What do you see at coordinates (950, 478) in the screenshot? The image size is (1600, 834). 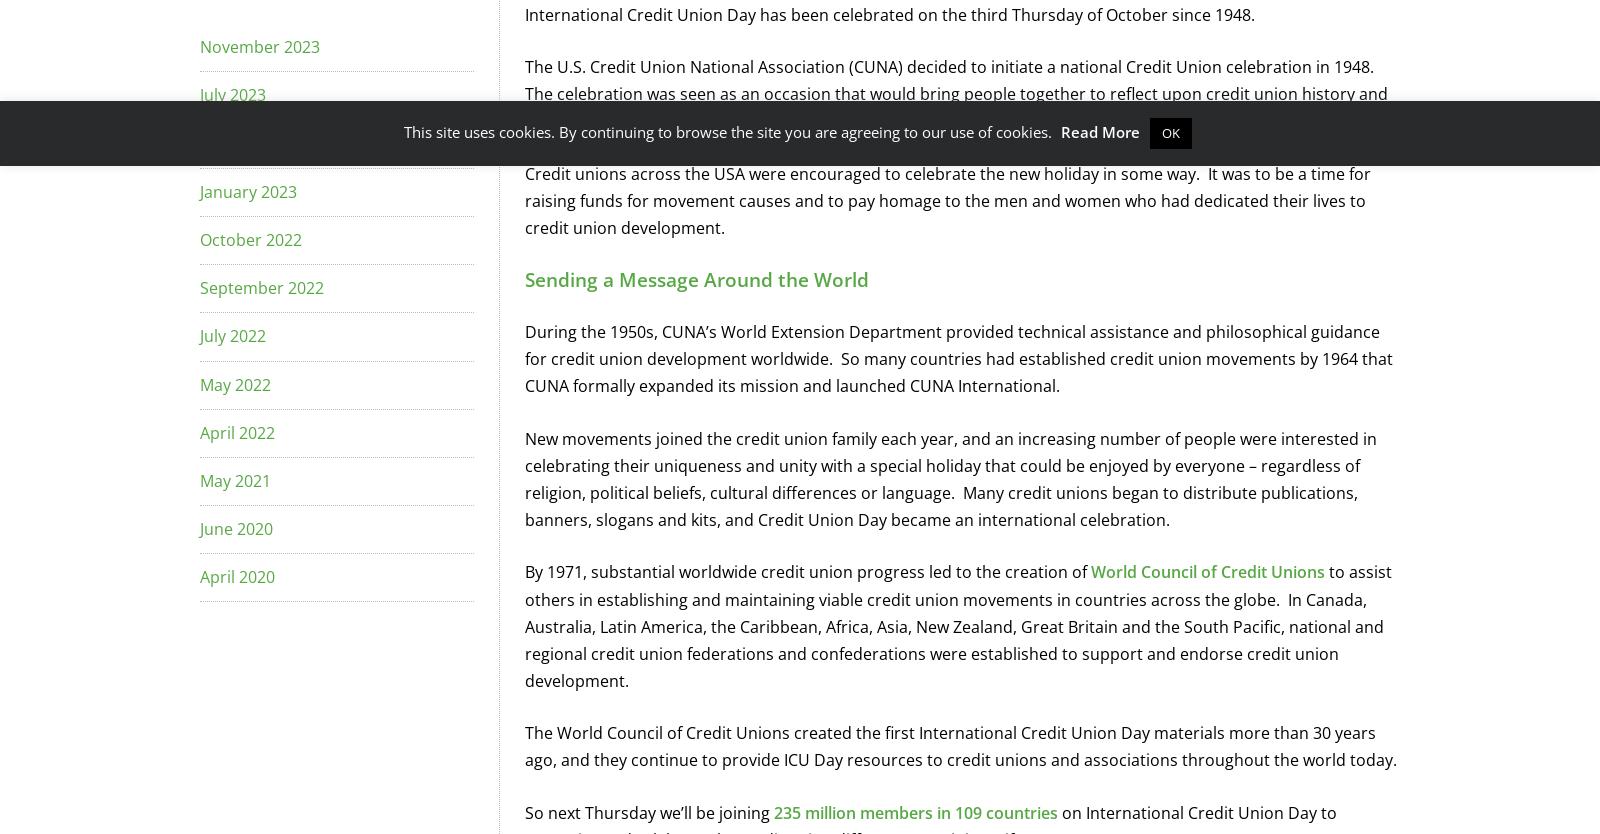 I see `'New movements joined the credit union family each year, and an increasing number of people were interested in celebrating their uniqueness and unity with a special holiday that could be enjoyed by everyone – regardless of religion, political beliefs, cultural differences or language.  Many credit unions began to distribute publications, banners, slogans and kits, and Credit Union Day became an international celebration.'` at bounding box center [950, 478].